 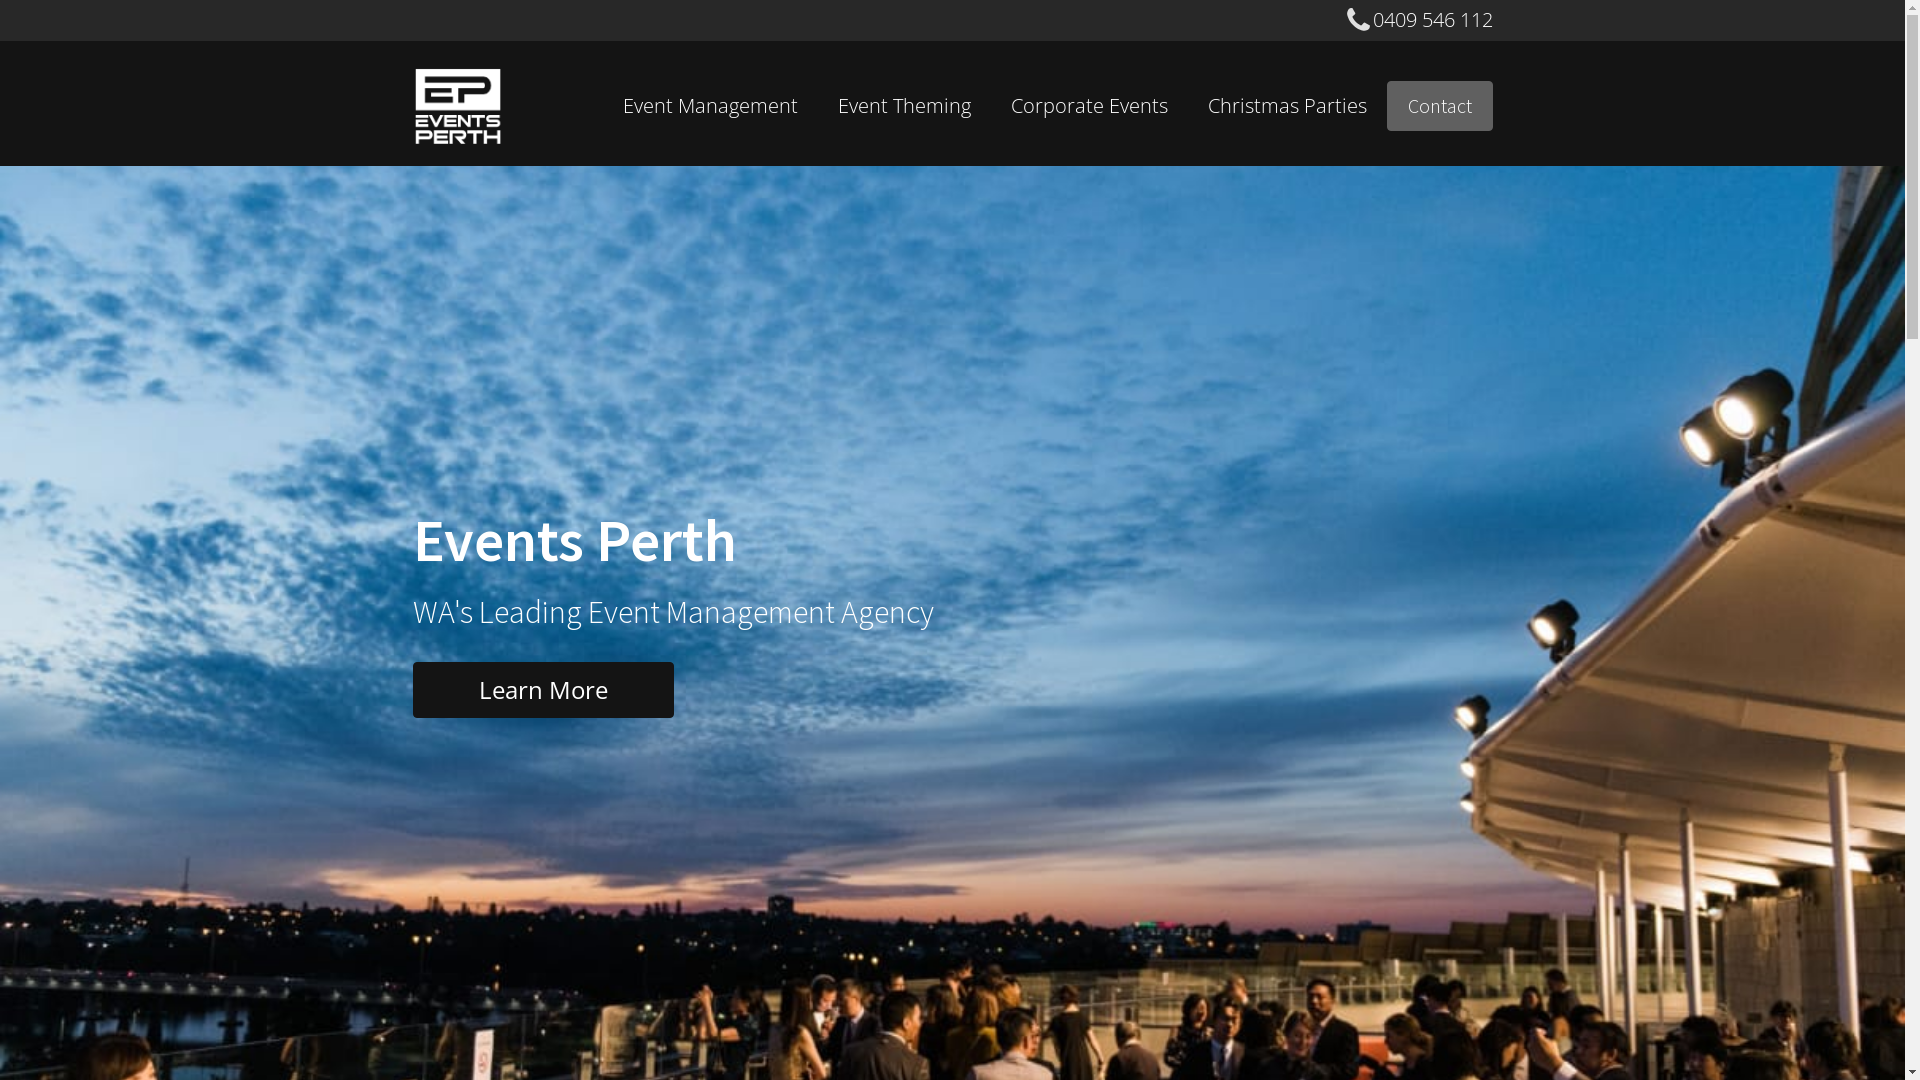 What do you see at coordinates (1287, 105) in the screenshot?
I see `'Christmas Parties'` at bounding box center [1287, 105].